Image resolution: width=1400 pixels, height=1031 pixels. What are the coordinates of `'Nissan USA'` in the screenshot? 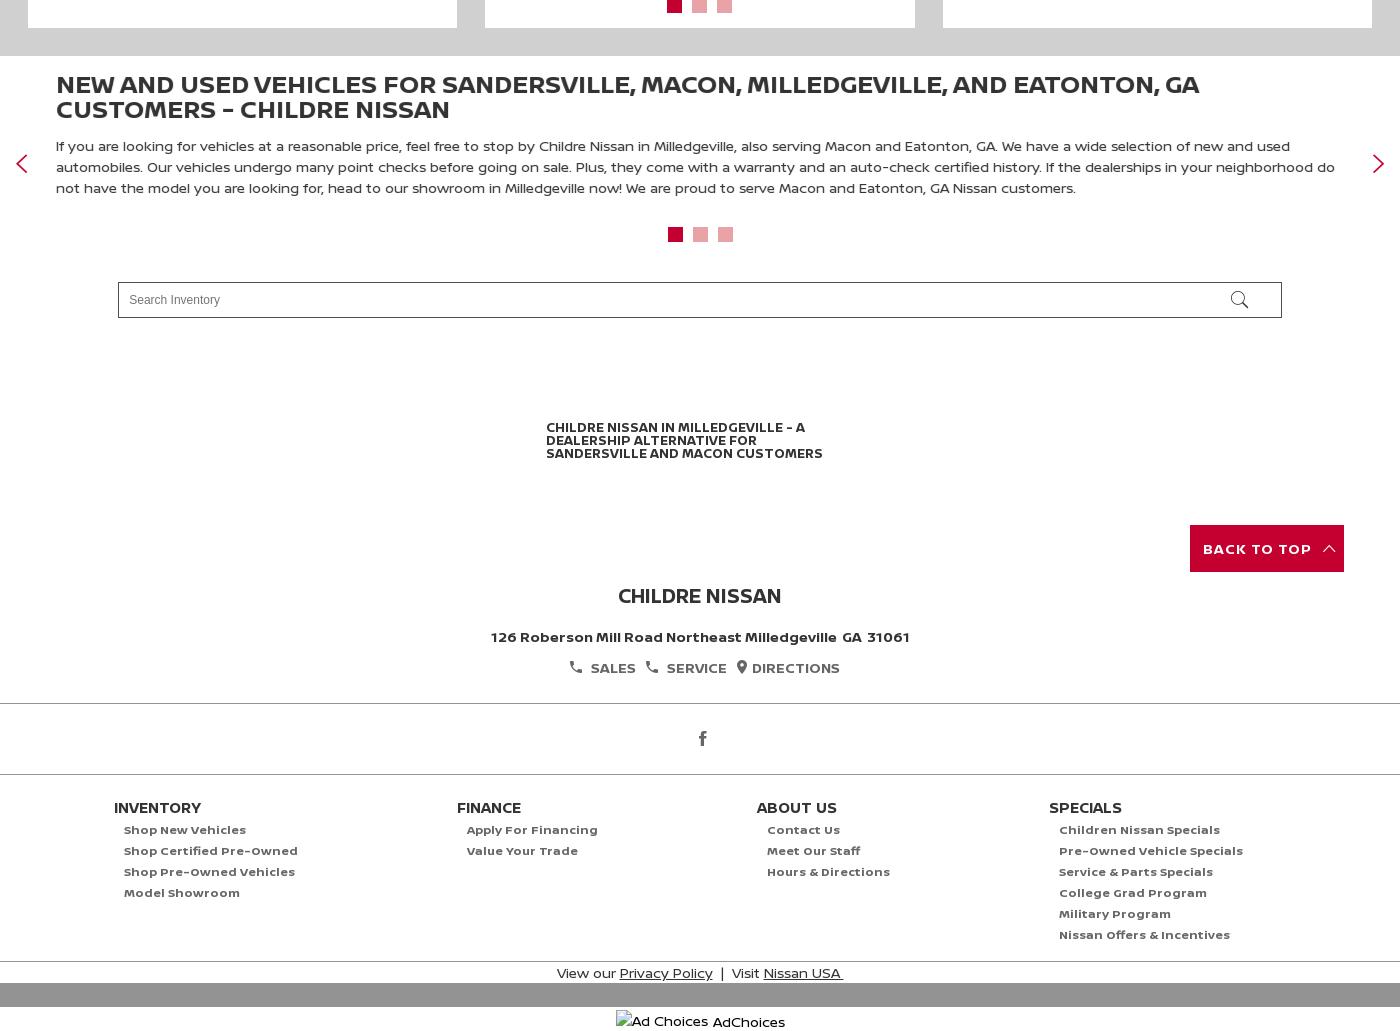 It's located at (763, 969).